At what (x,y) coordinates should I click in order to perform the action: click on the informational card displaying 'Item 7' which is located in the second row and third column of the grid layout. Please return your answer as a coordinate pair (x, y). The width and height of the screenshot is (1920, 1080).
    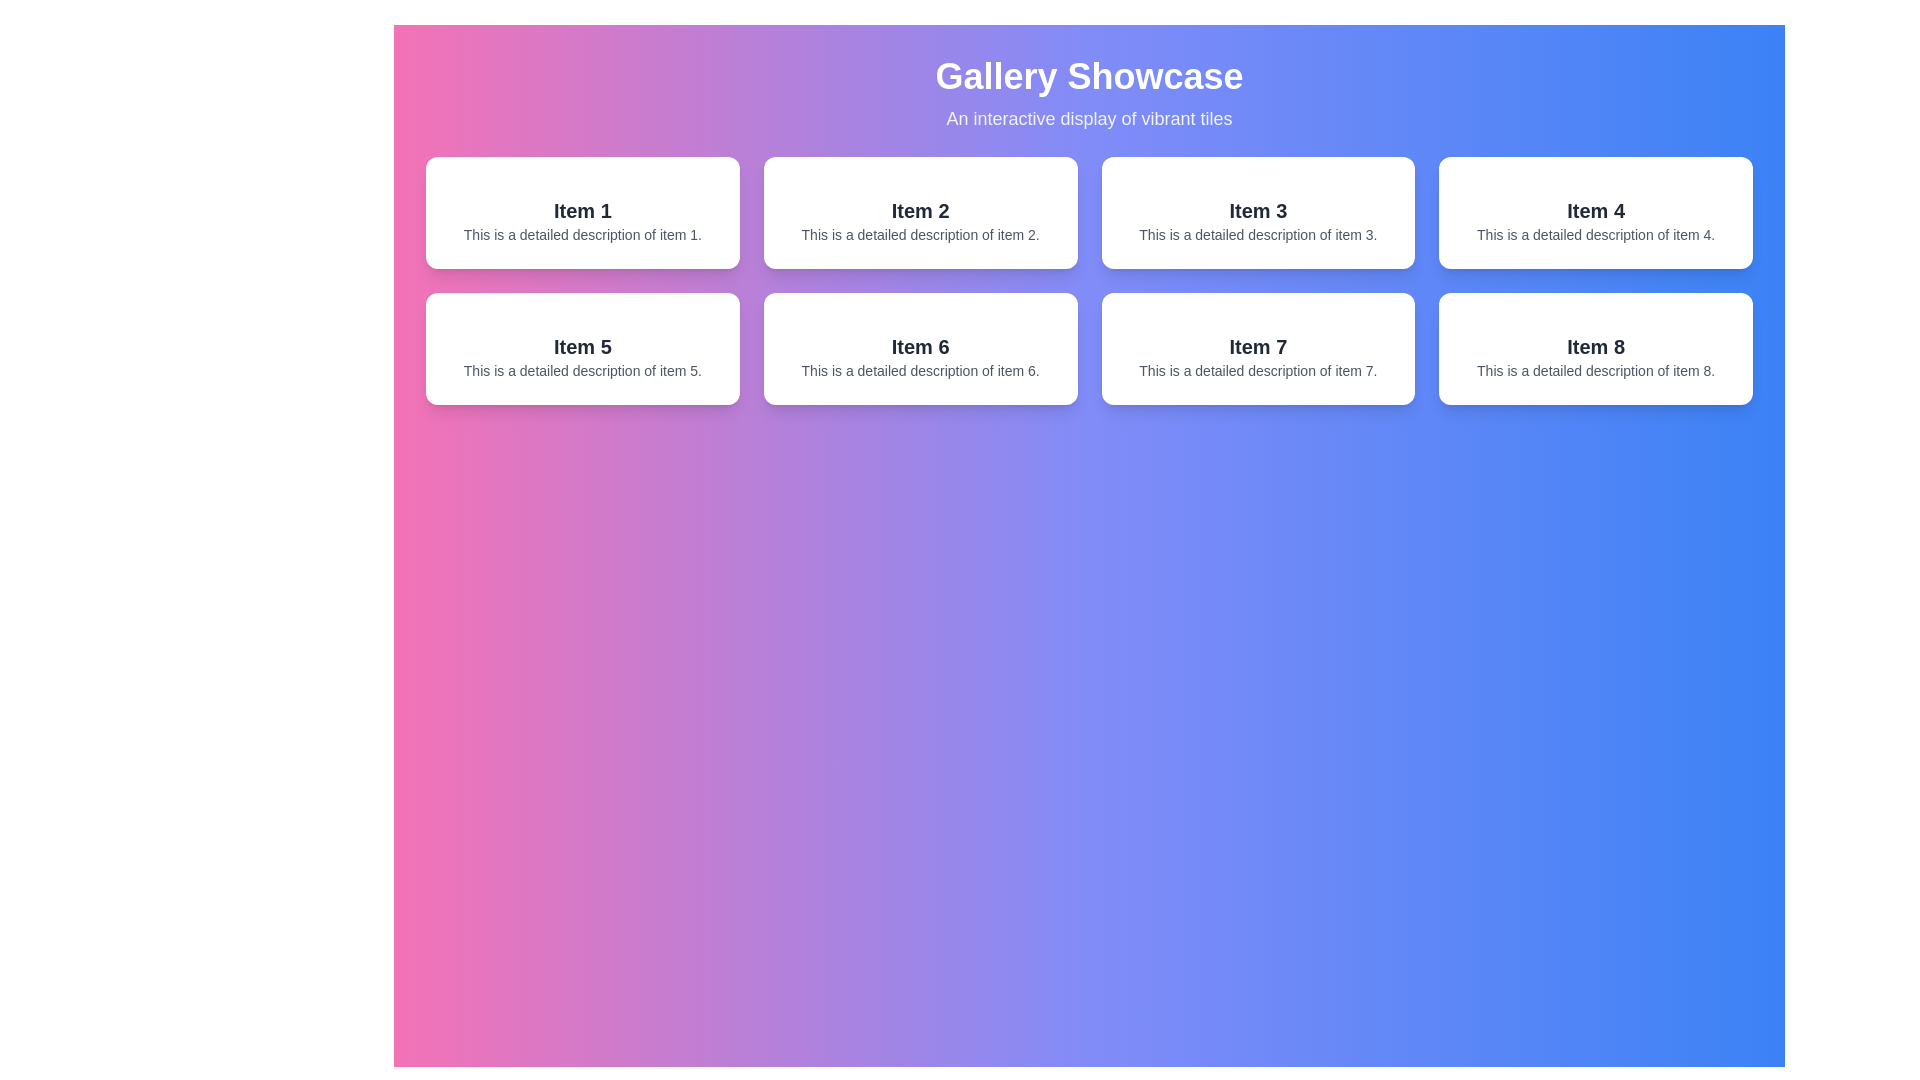
    Looking at the image, I should click on (1257, 347).